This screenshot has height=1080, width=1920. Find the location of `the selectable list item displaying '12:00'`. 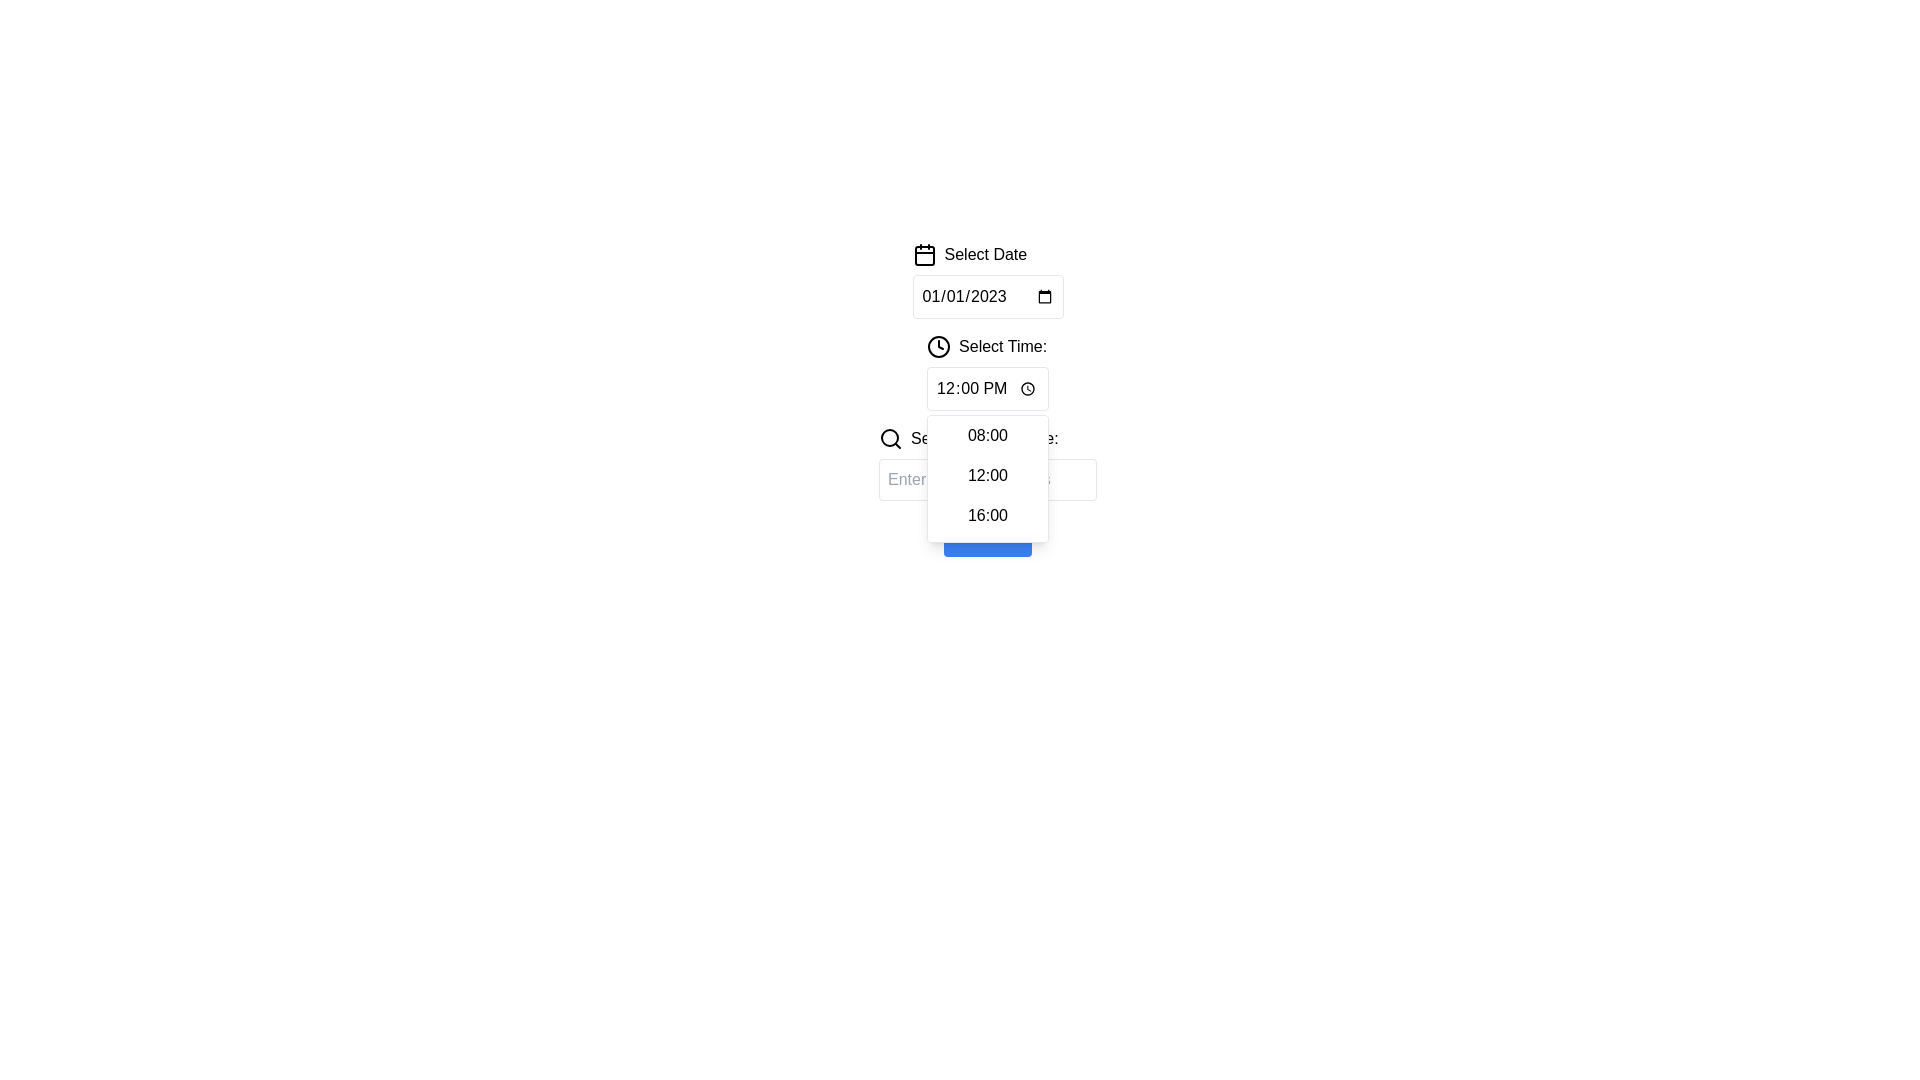

the selectable list item displaying '12:00' is located at coordinates (988, 475).